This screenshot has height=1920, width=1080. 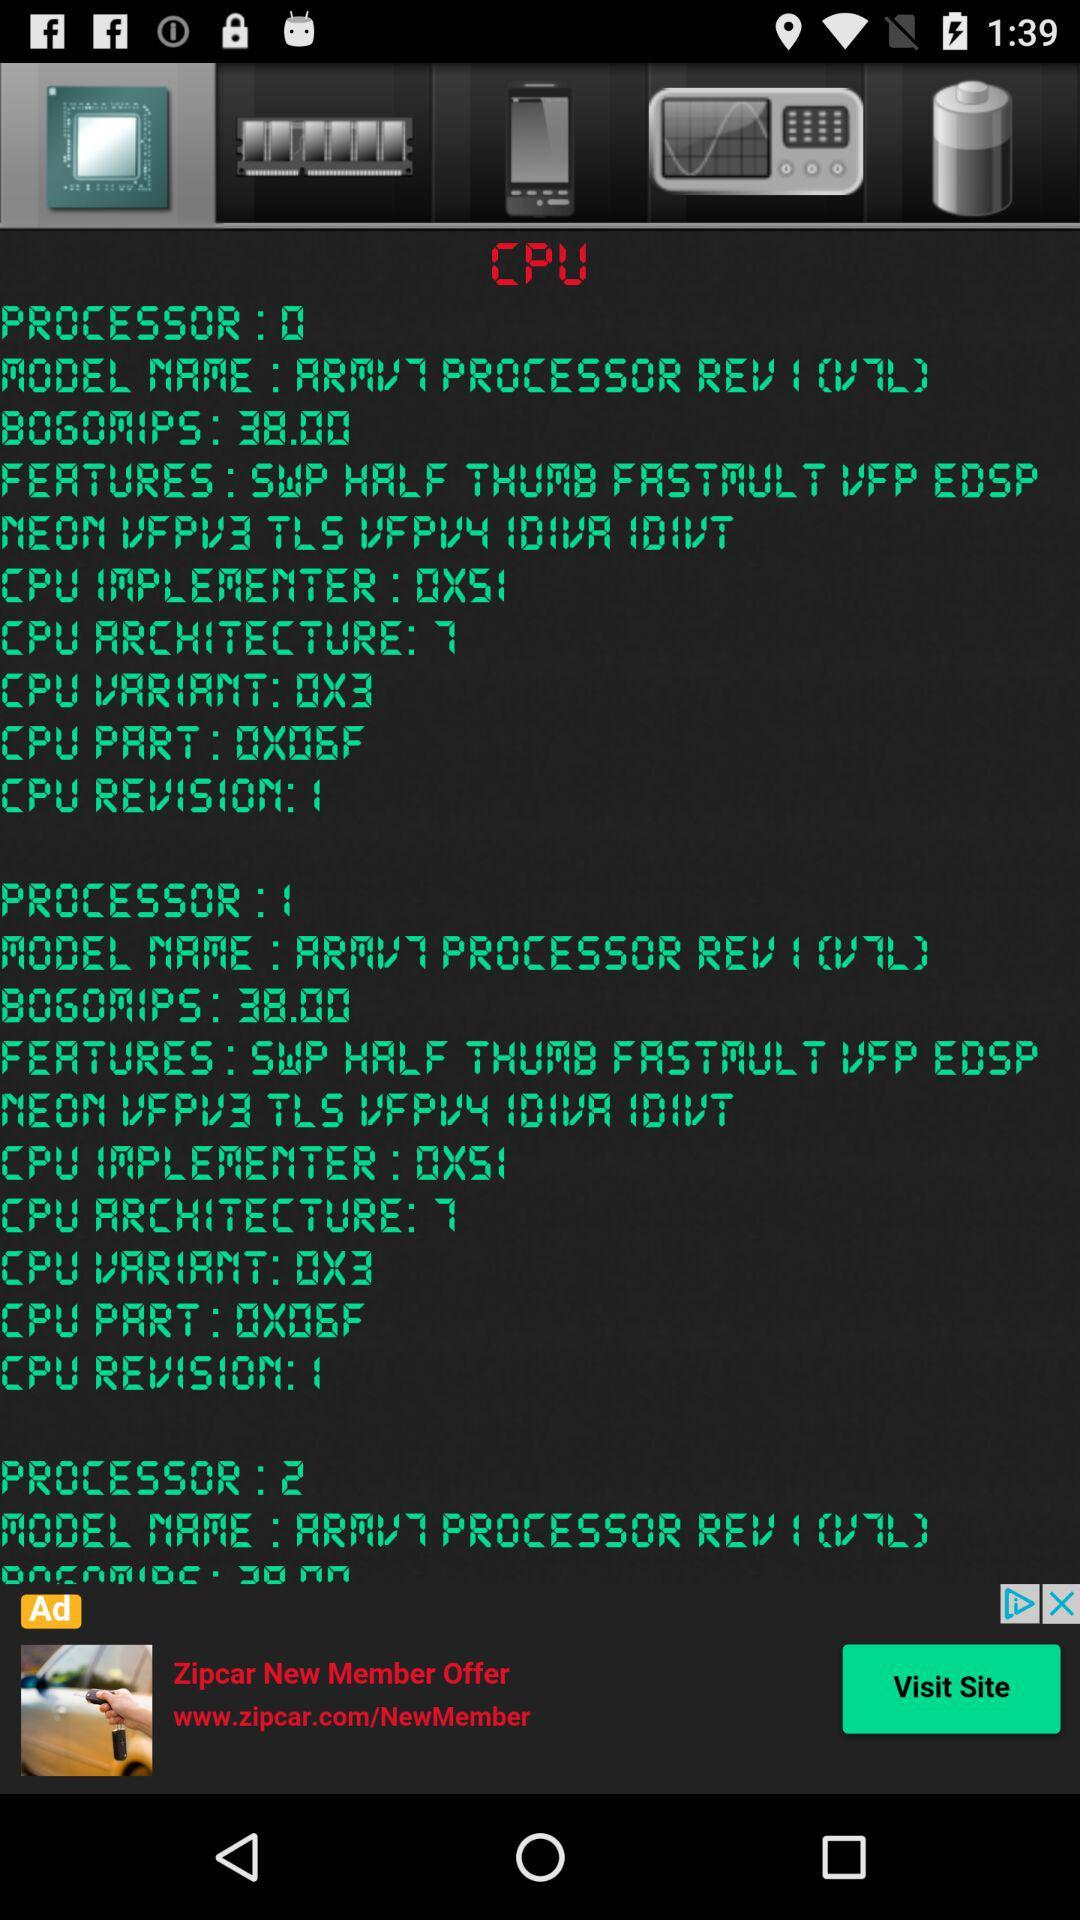 What do you see at coordinates (540, 1688) in the screenshot?
I see `icone` at bounding box center [540, 1688].